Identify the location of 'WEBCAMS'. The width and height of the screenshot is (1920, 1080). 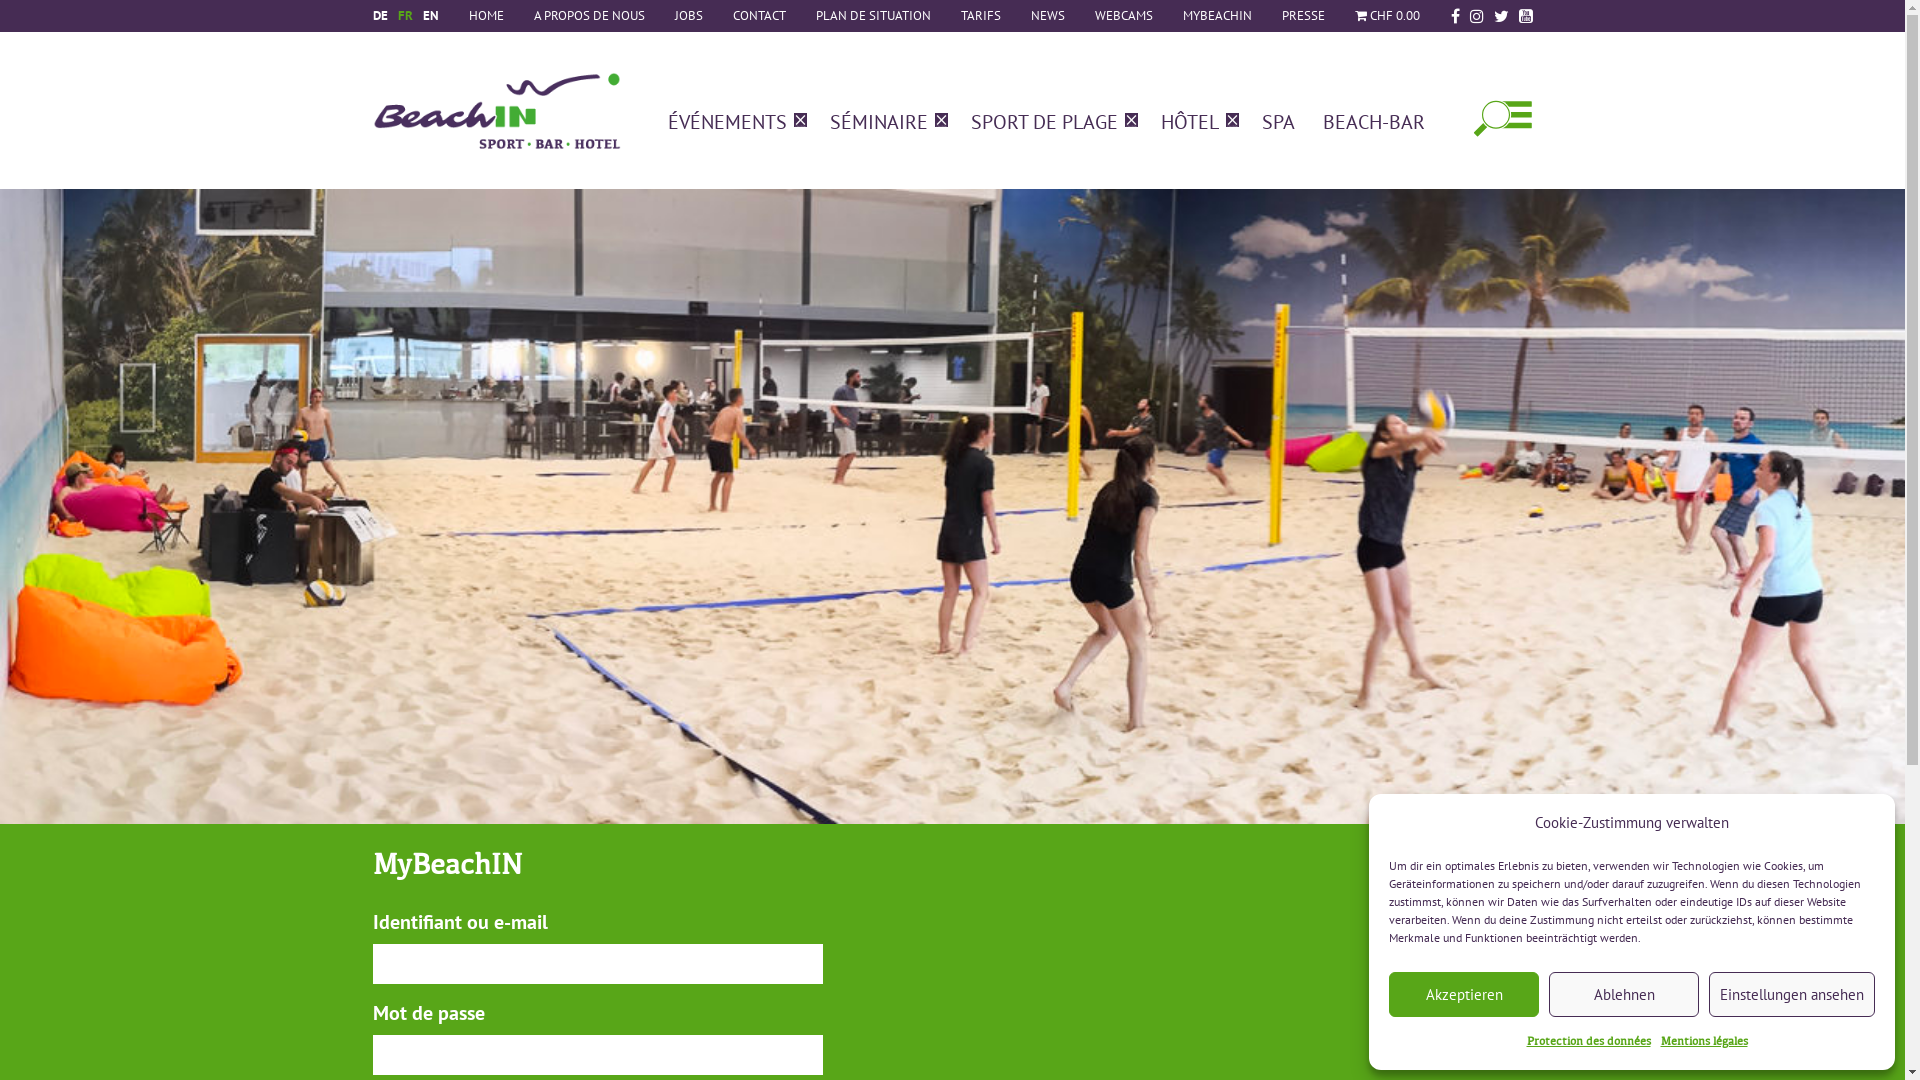
(1123, 15).